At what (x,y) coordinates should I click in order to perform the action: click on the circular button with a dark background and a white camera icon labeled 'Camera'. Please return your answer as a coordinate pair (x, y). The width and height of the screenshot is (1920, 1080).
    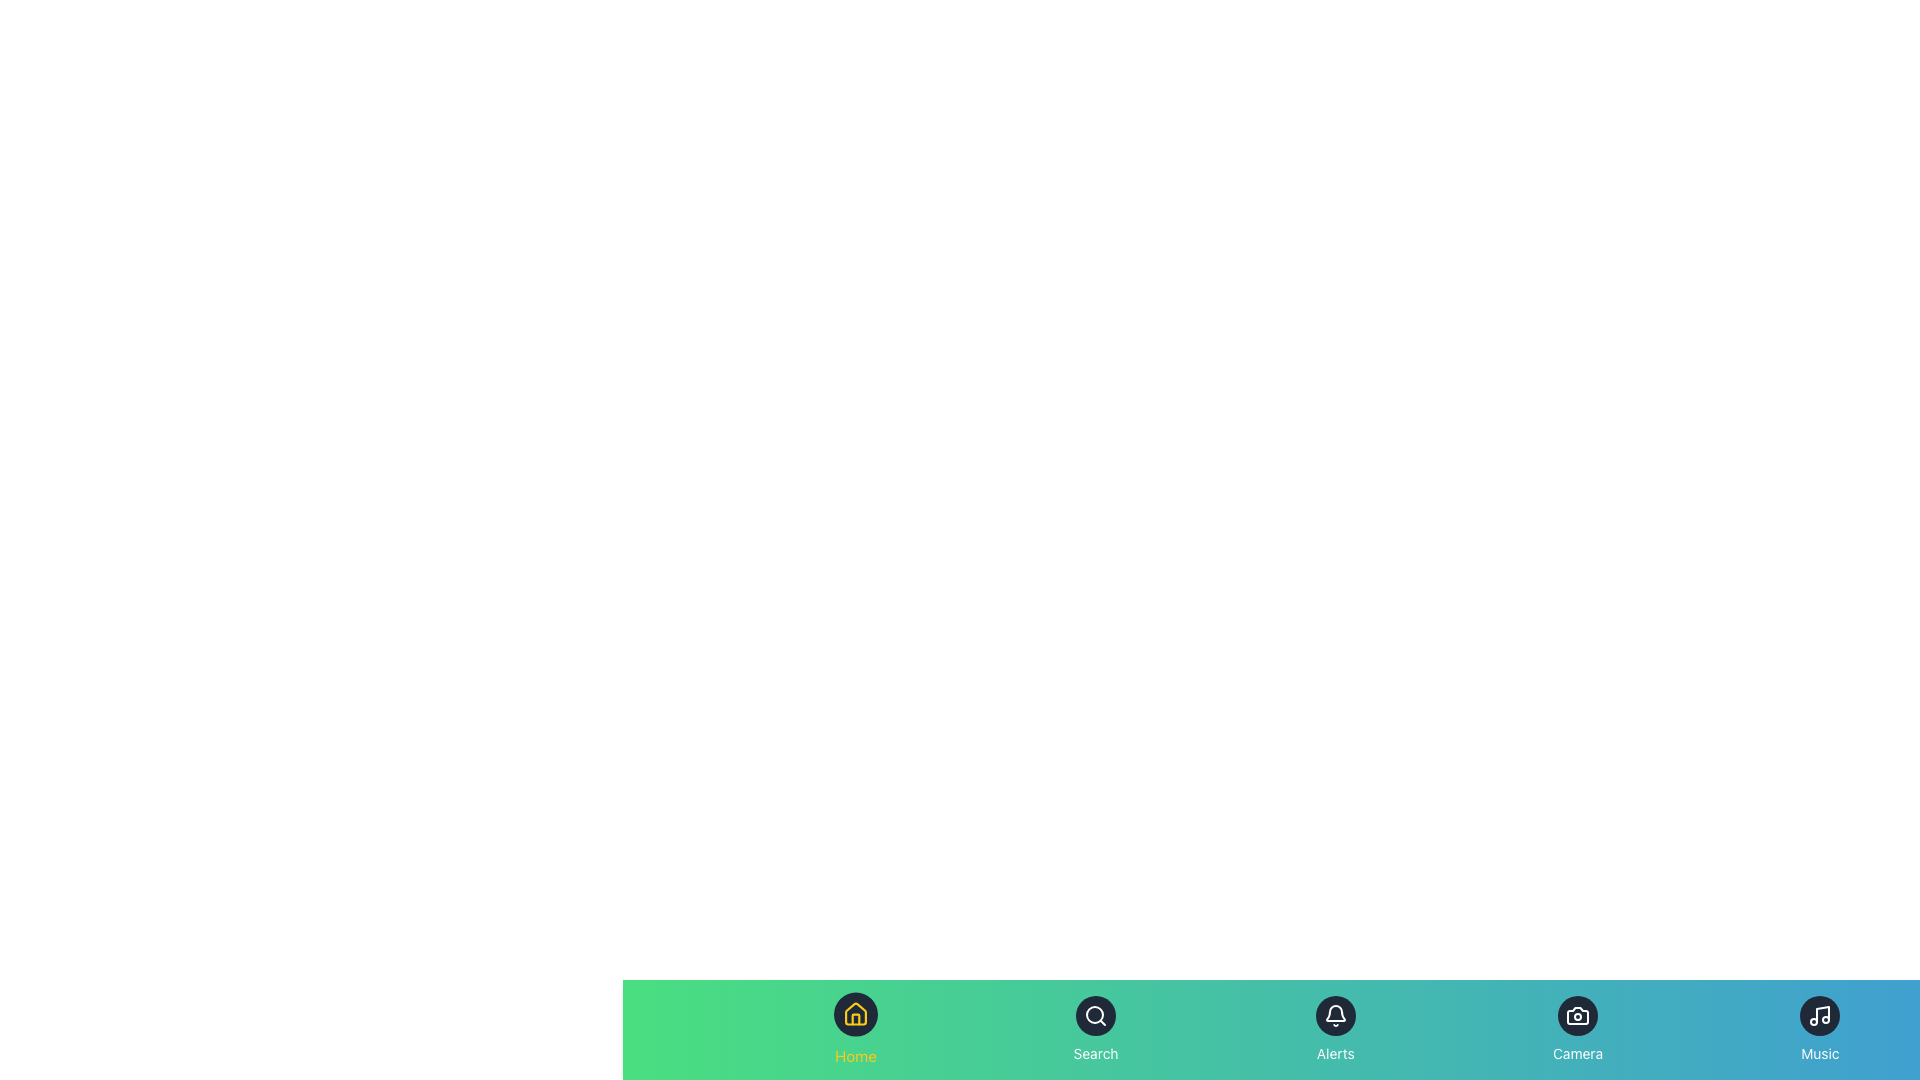
    Looking at the image, I should click on (1577, 1029).